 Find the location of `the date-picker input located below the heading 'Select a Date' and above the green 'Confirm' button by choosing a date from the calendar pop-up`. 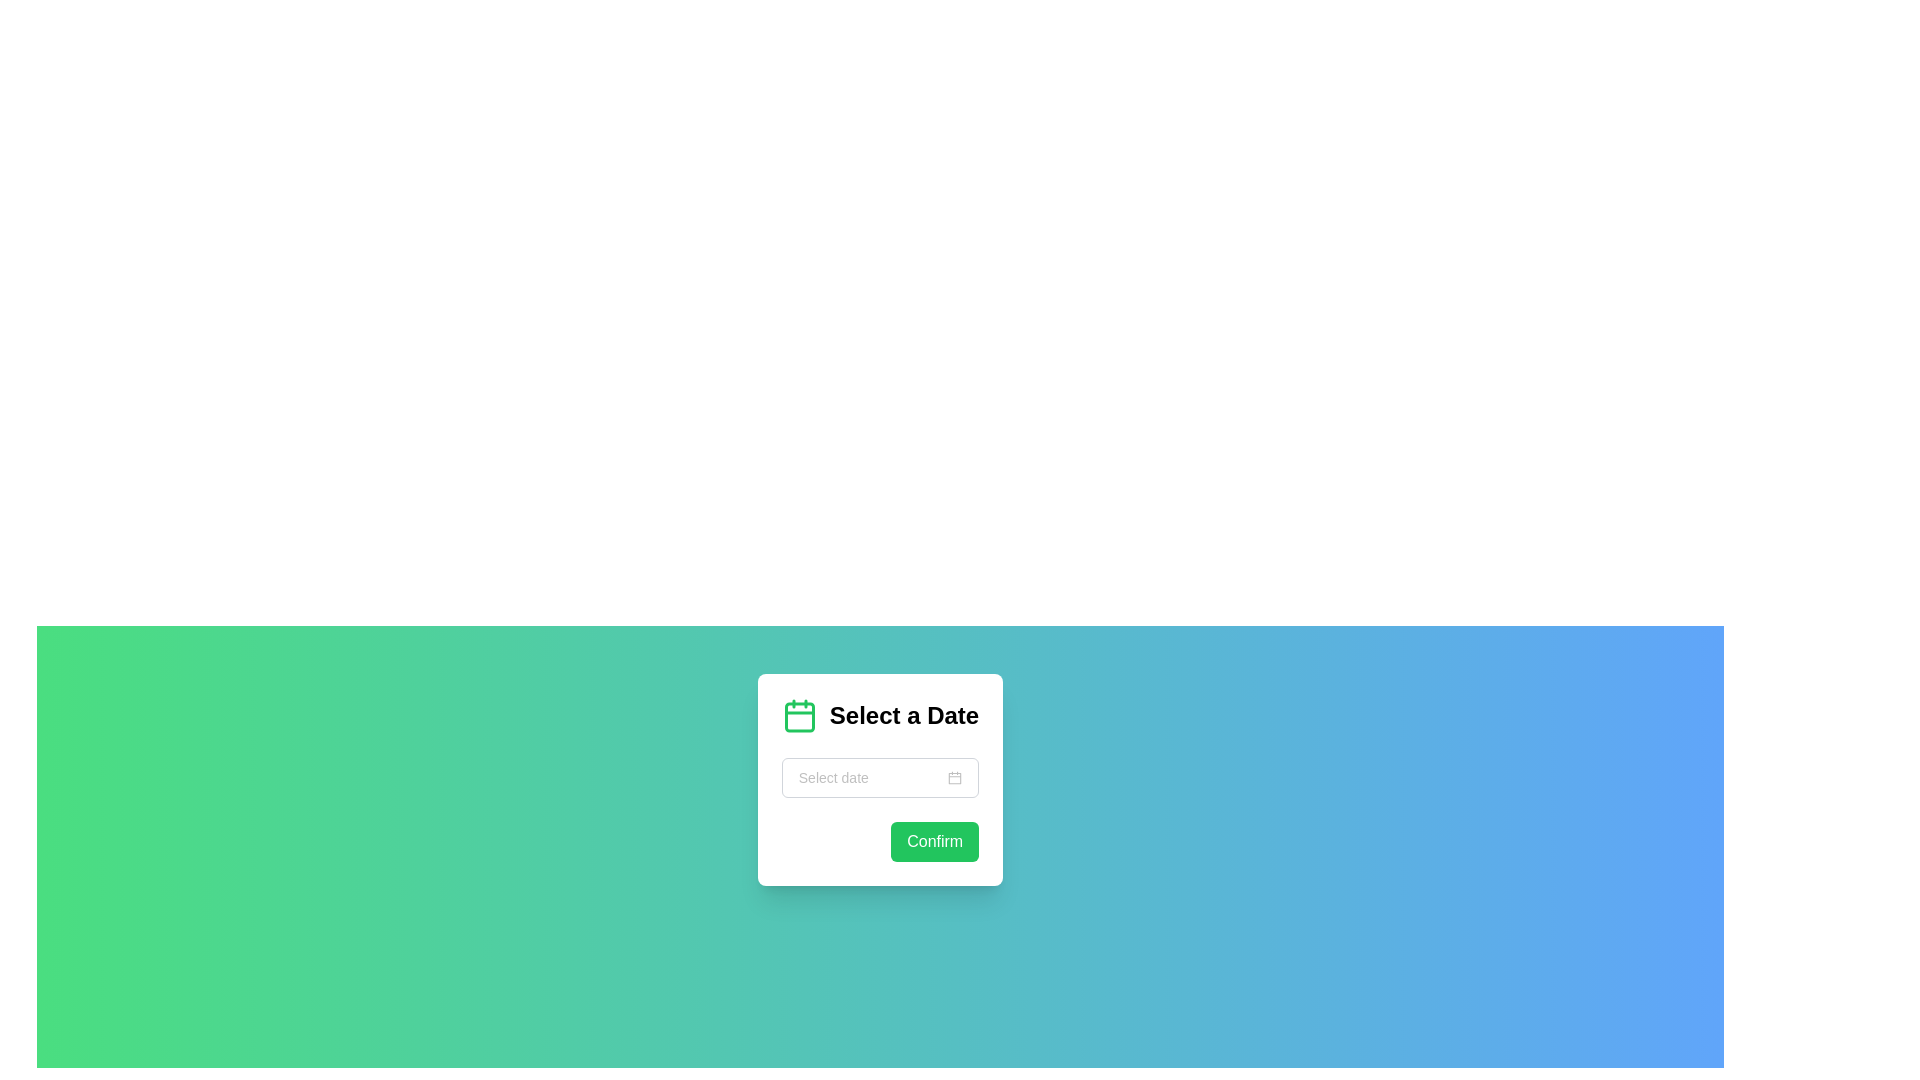

the date-picker input located below the heading 'Select a Date' and above the green 'Confirm' button by choosing a date from the calendar pop-up is located at coordinates (880, 777).